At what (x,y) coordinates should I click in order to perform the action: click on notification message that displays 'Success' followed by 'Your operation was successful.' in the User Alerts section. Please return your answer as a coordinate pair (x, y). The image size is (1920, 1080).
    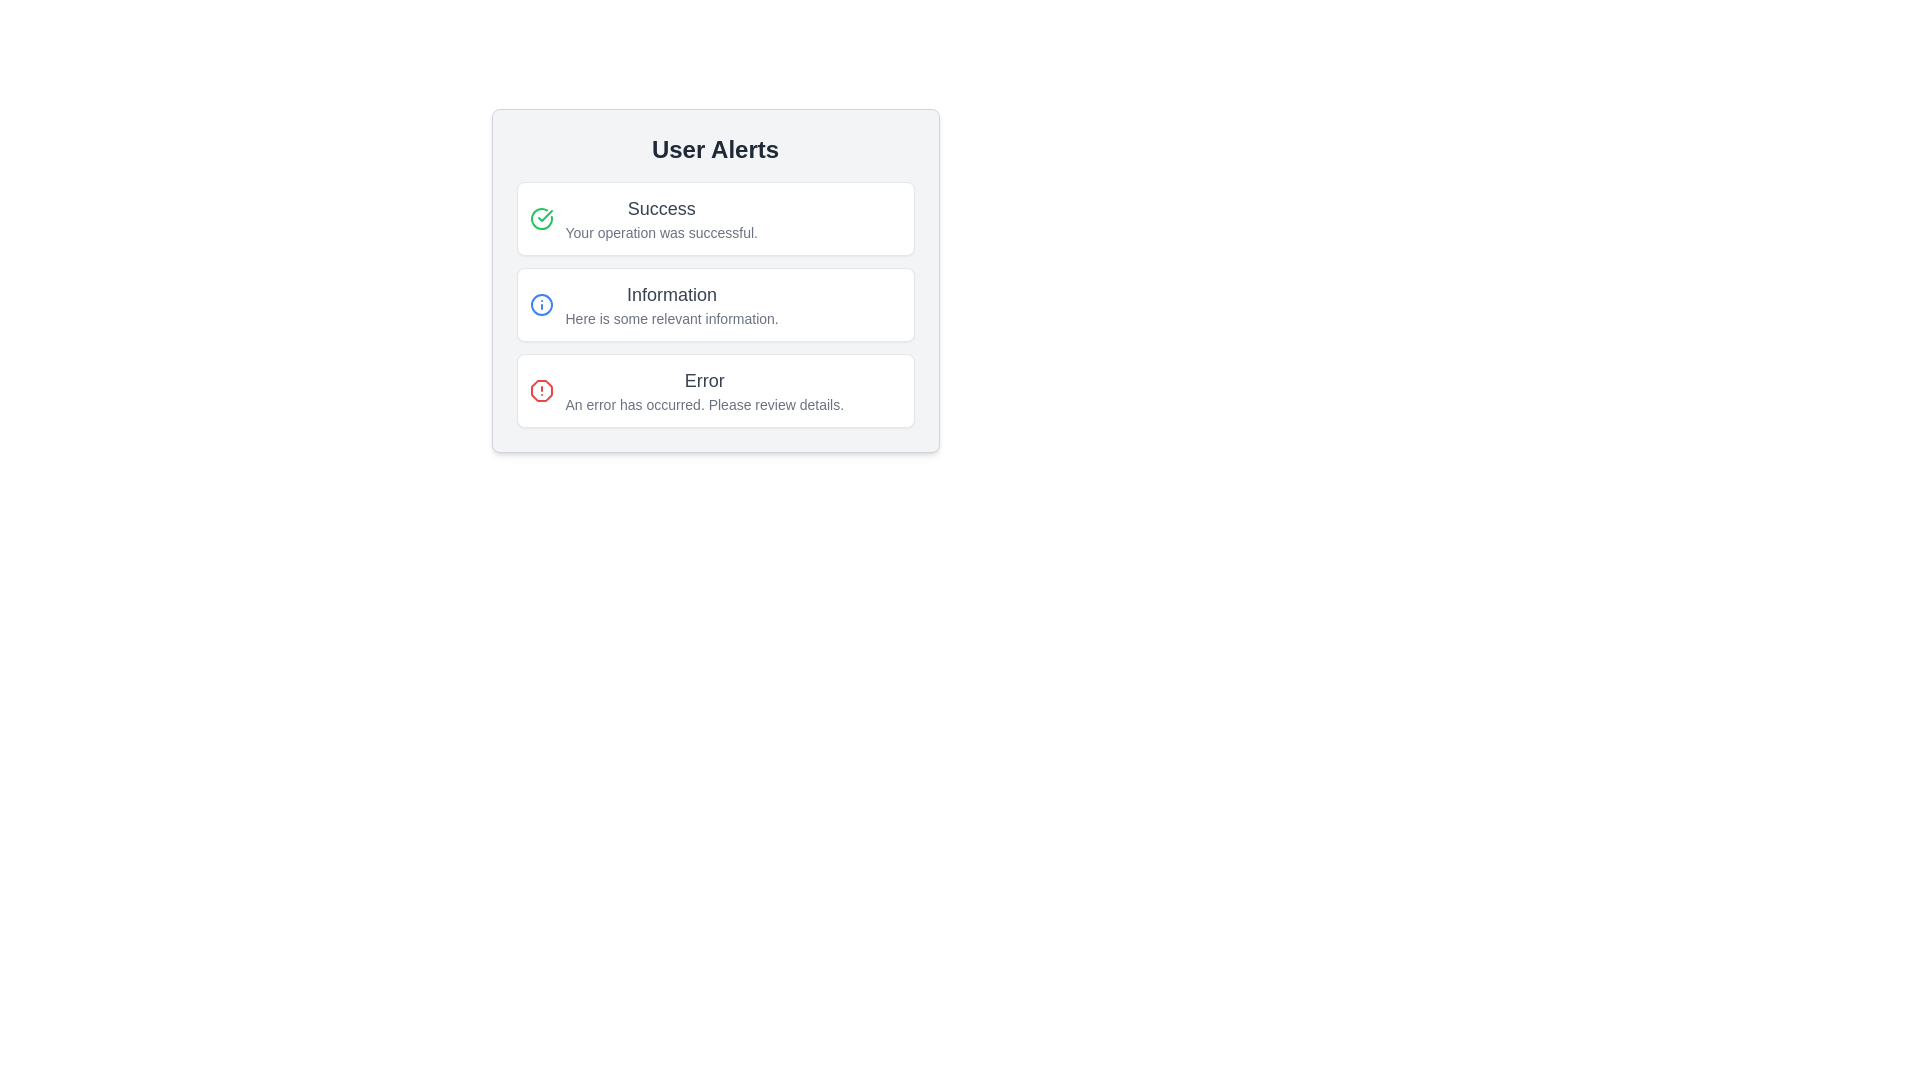
    Looking at the image, I should click on (661, 219).